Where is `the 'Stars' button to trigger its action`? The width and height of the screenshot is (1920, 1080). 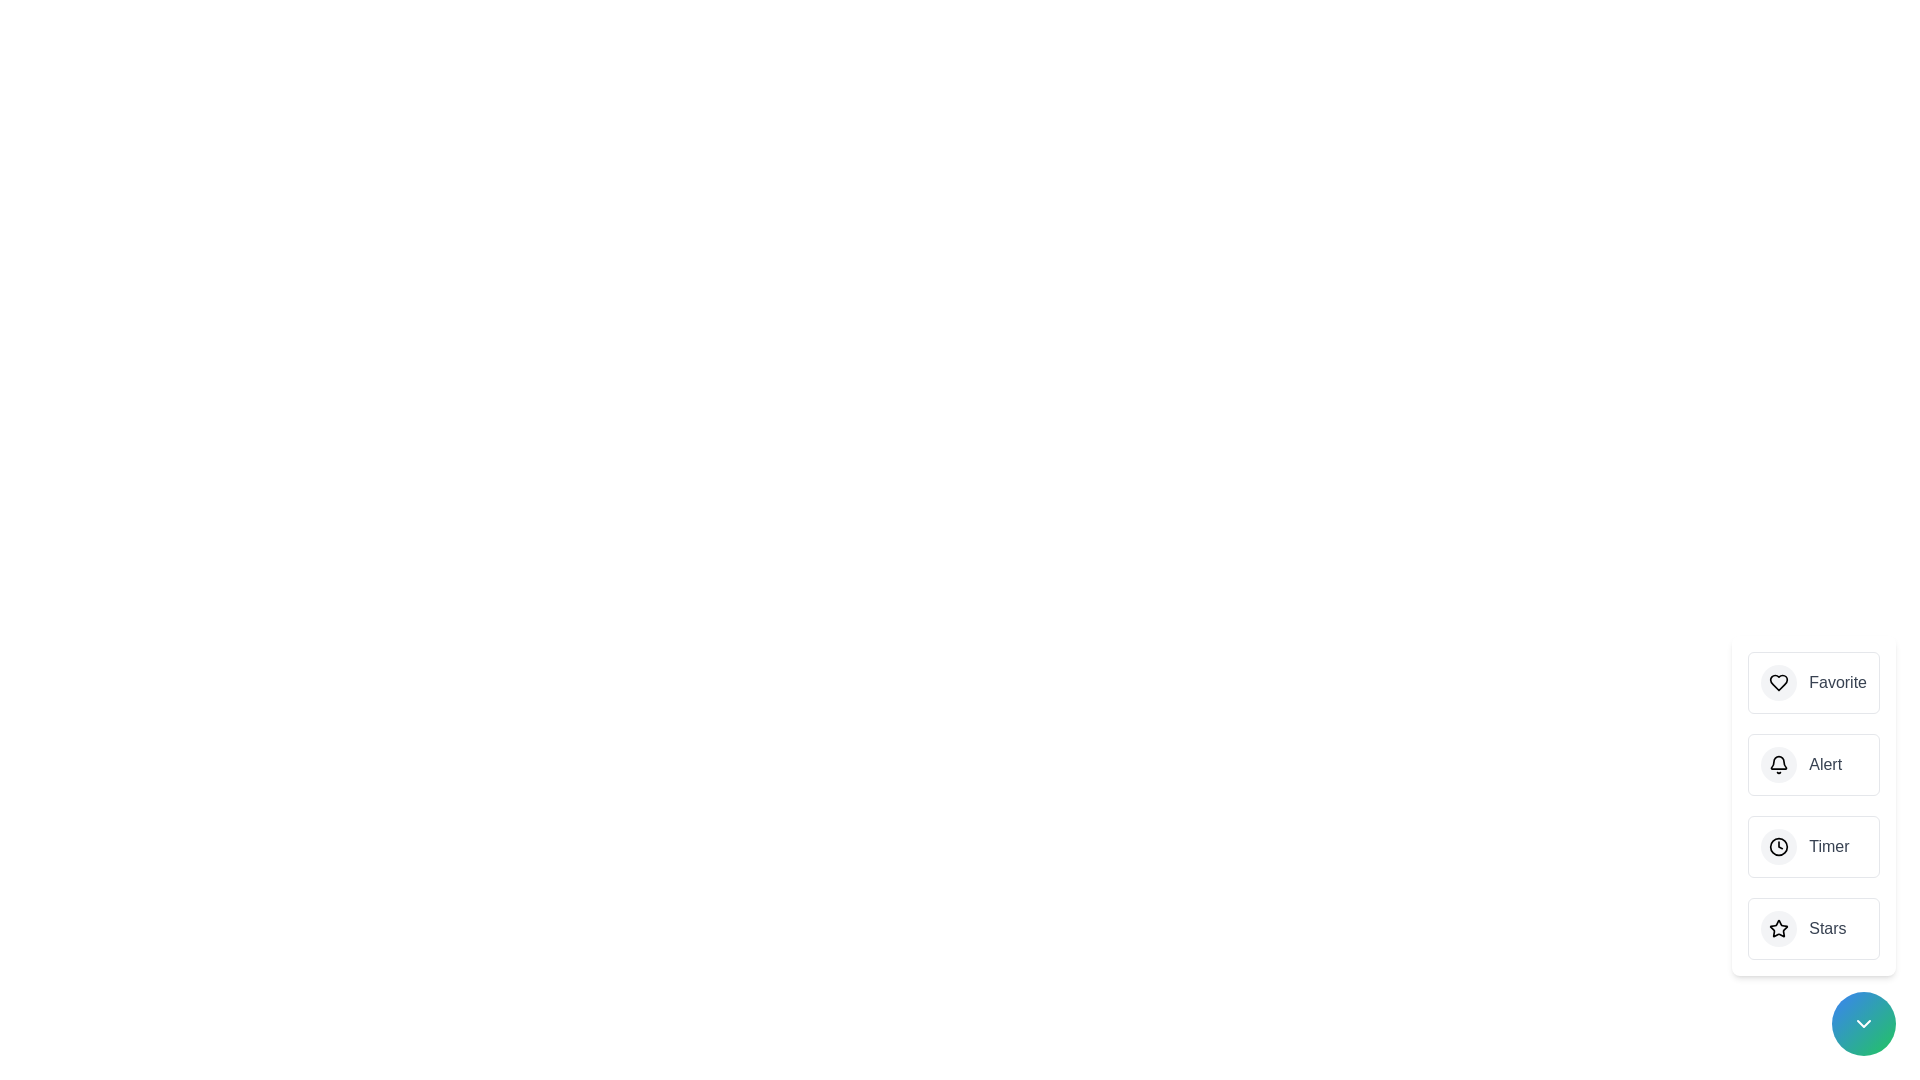
the 'Stars' button to trigger its action is located at coordinates (1814, 929).